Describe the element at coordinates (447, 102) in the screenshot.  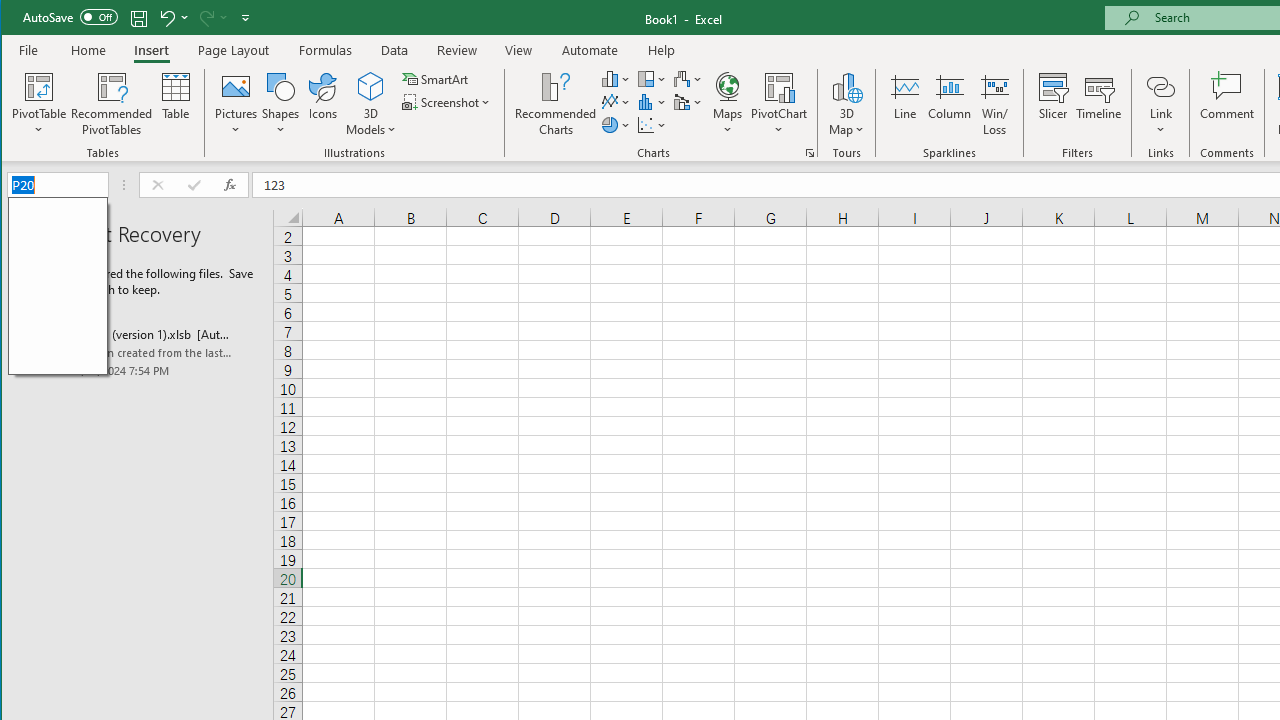
I see `'Screenshot'` at that location.